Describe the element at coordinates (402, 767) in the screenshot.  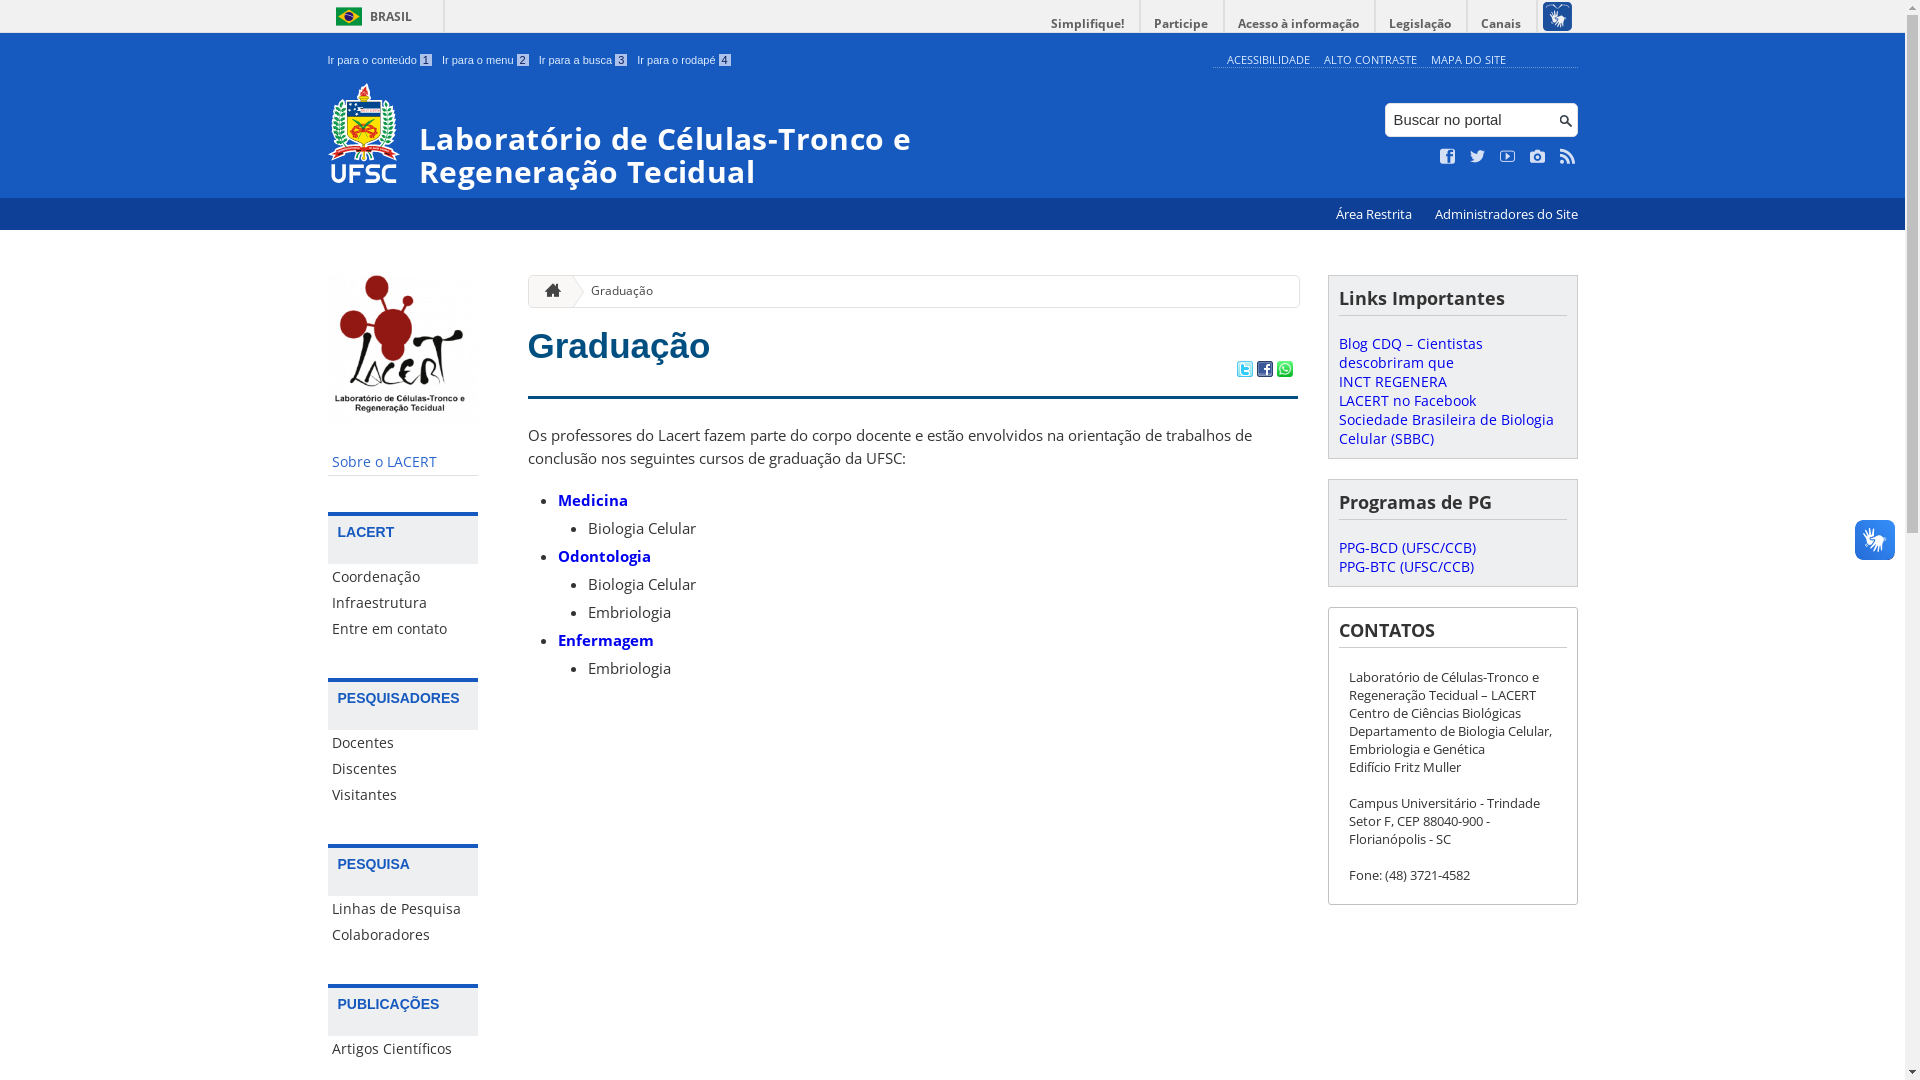
I see `'Discentes'` at that location.